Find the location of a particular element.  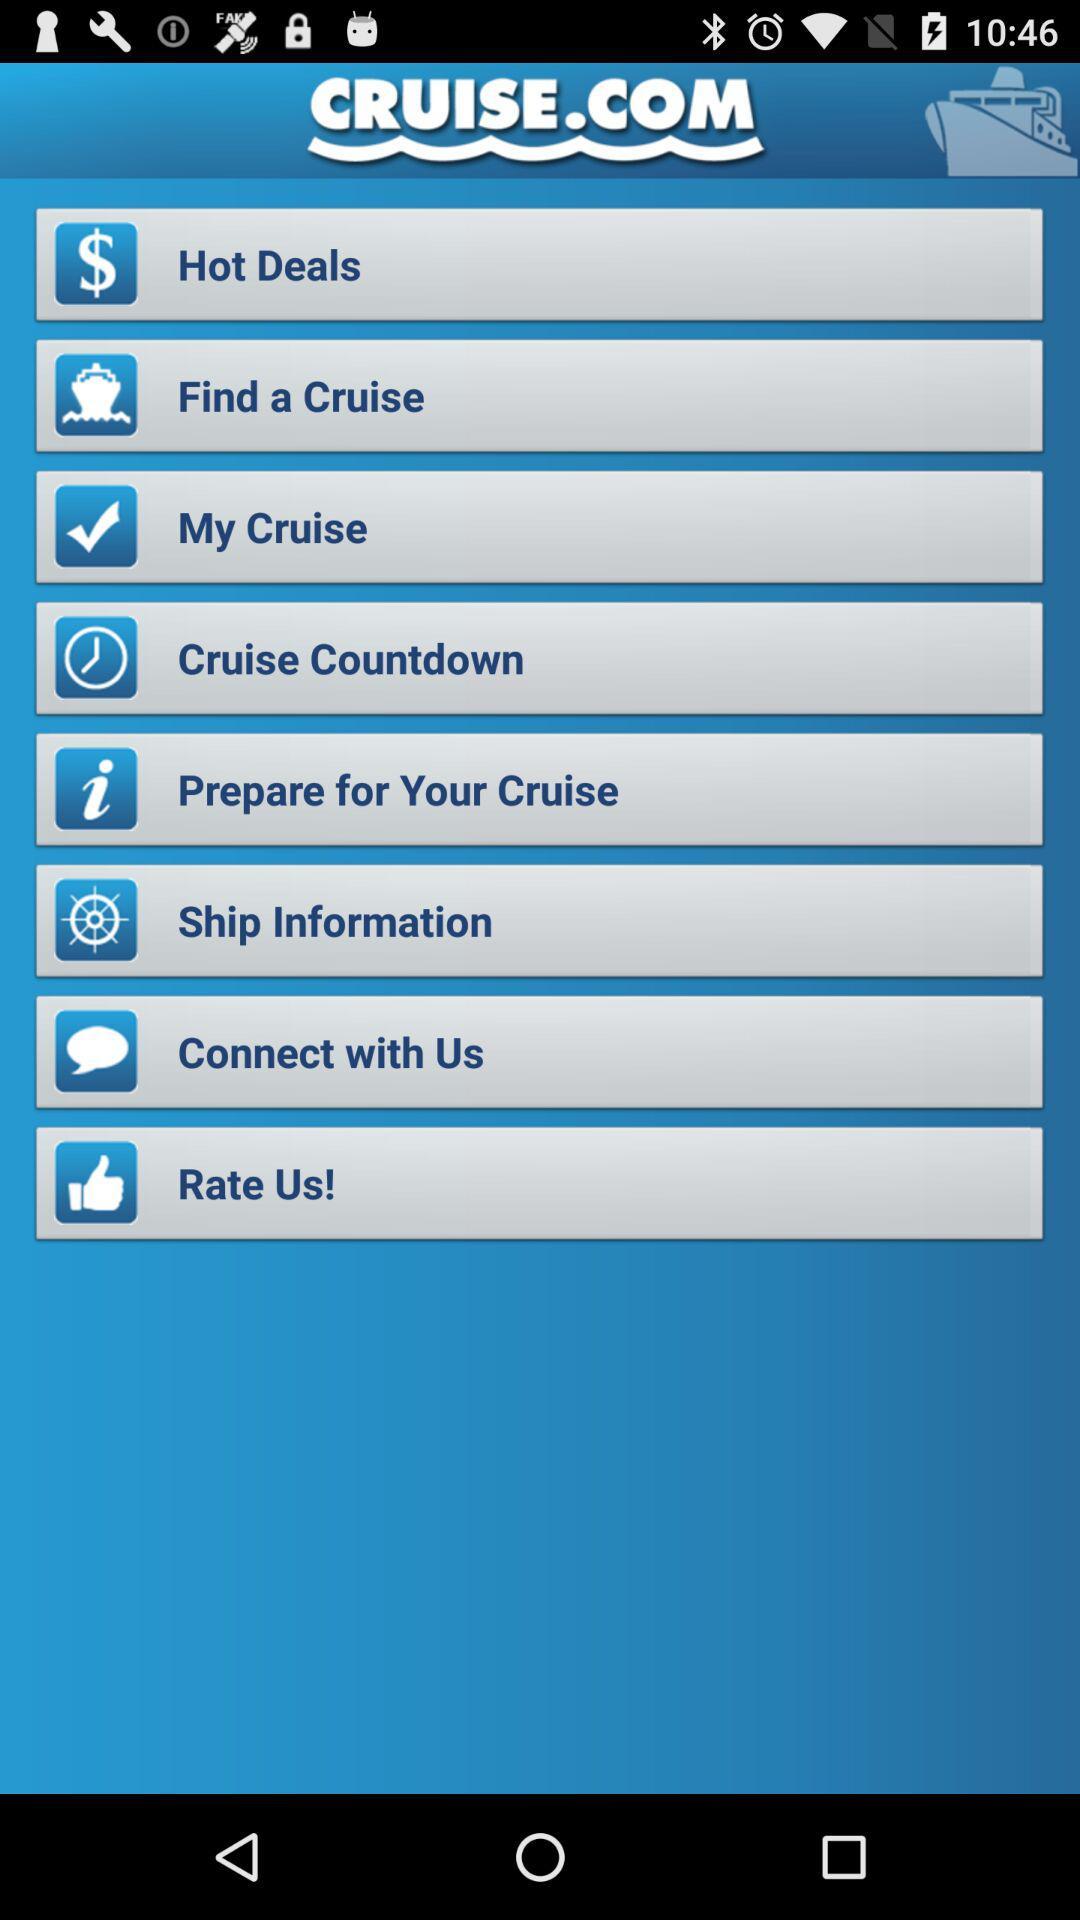

find a cruise icon is located at coordinates (540, 400).